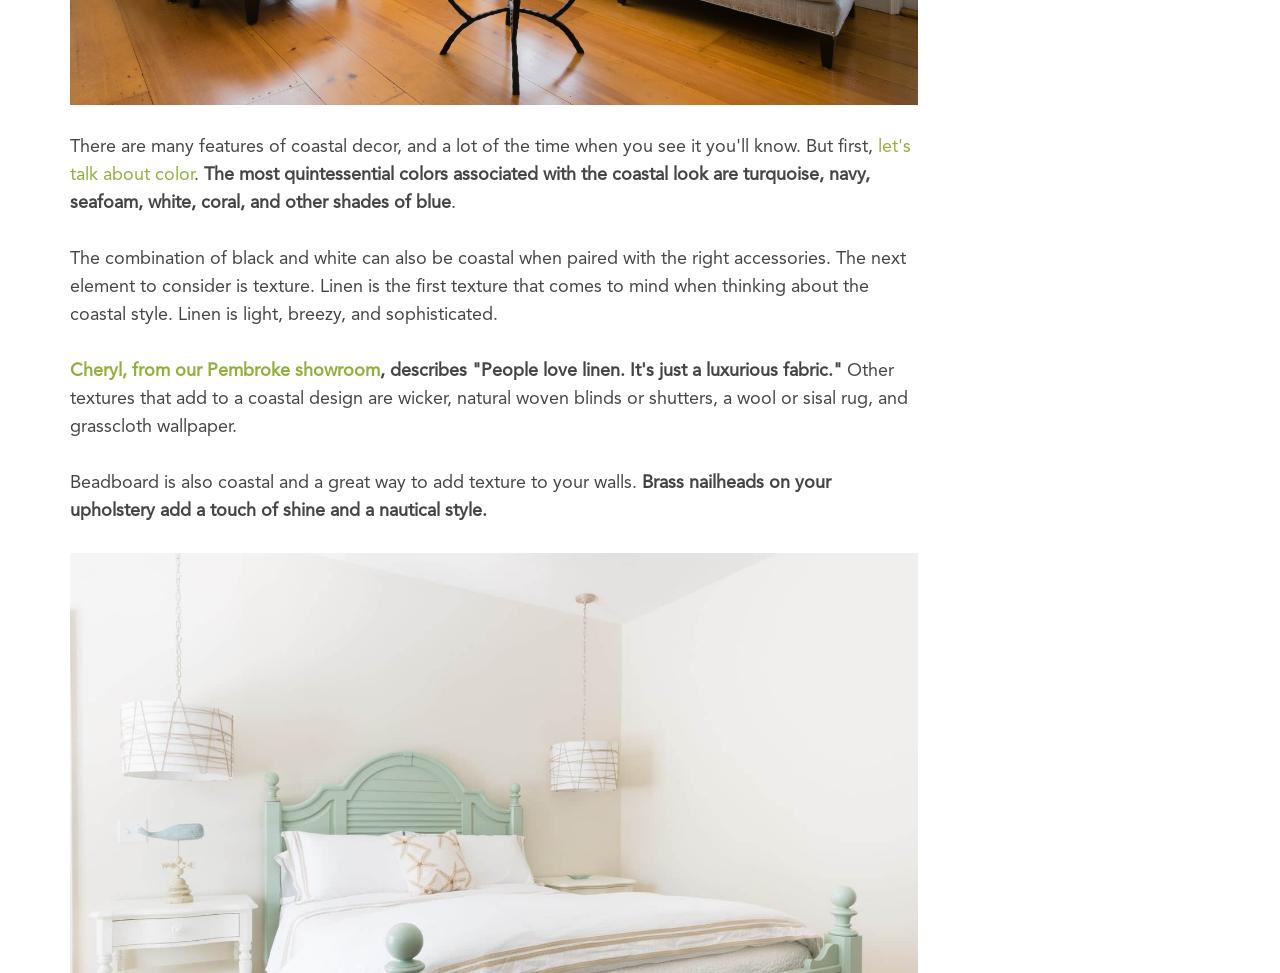  What do you see at coordinates (132, 77) in the screenshot?
I see `'About Circle'` at bounding box center [132, 77].